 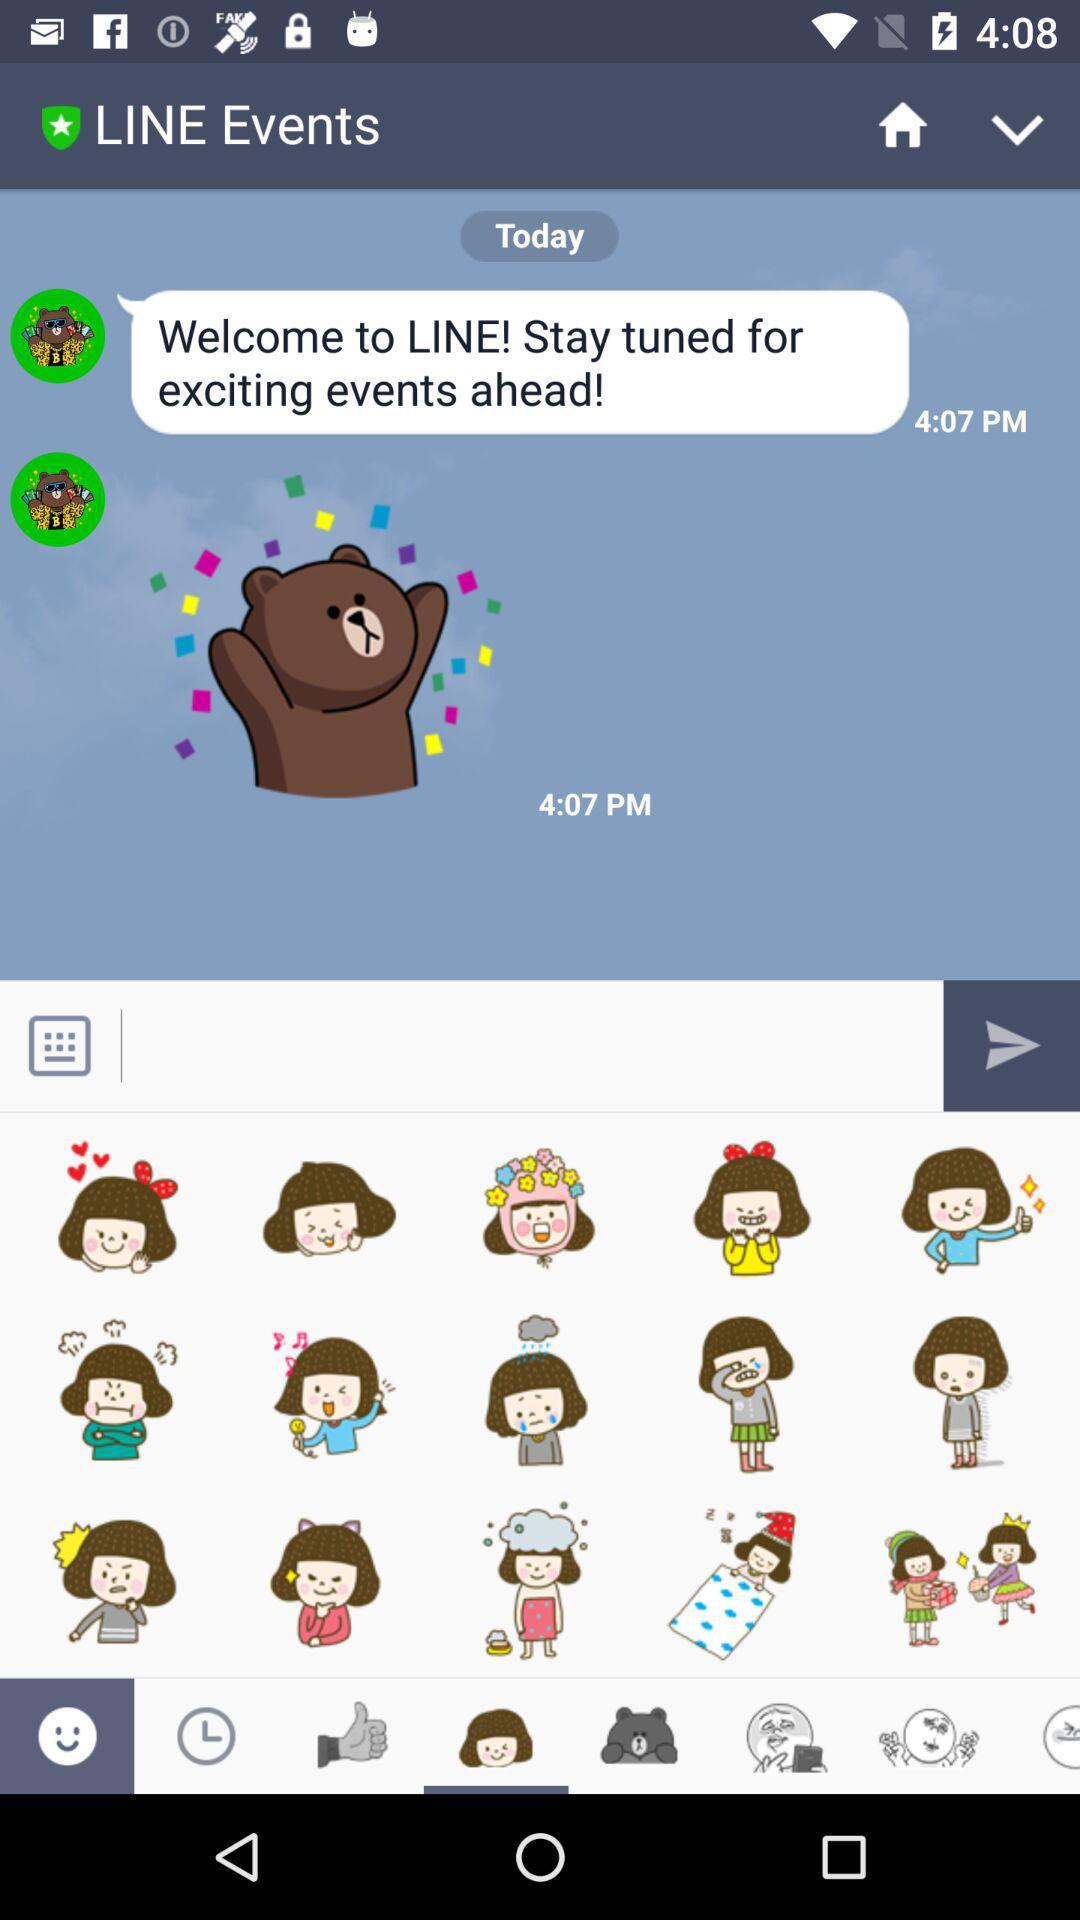 I want to click on the date_range icon, so click(x=640, y=1735).